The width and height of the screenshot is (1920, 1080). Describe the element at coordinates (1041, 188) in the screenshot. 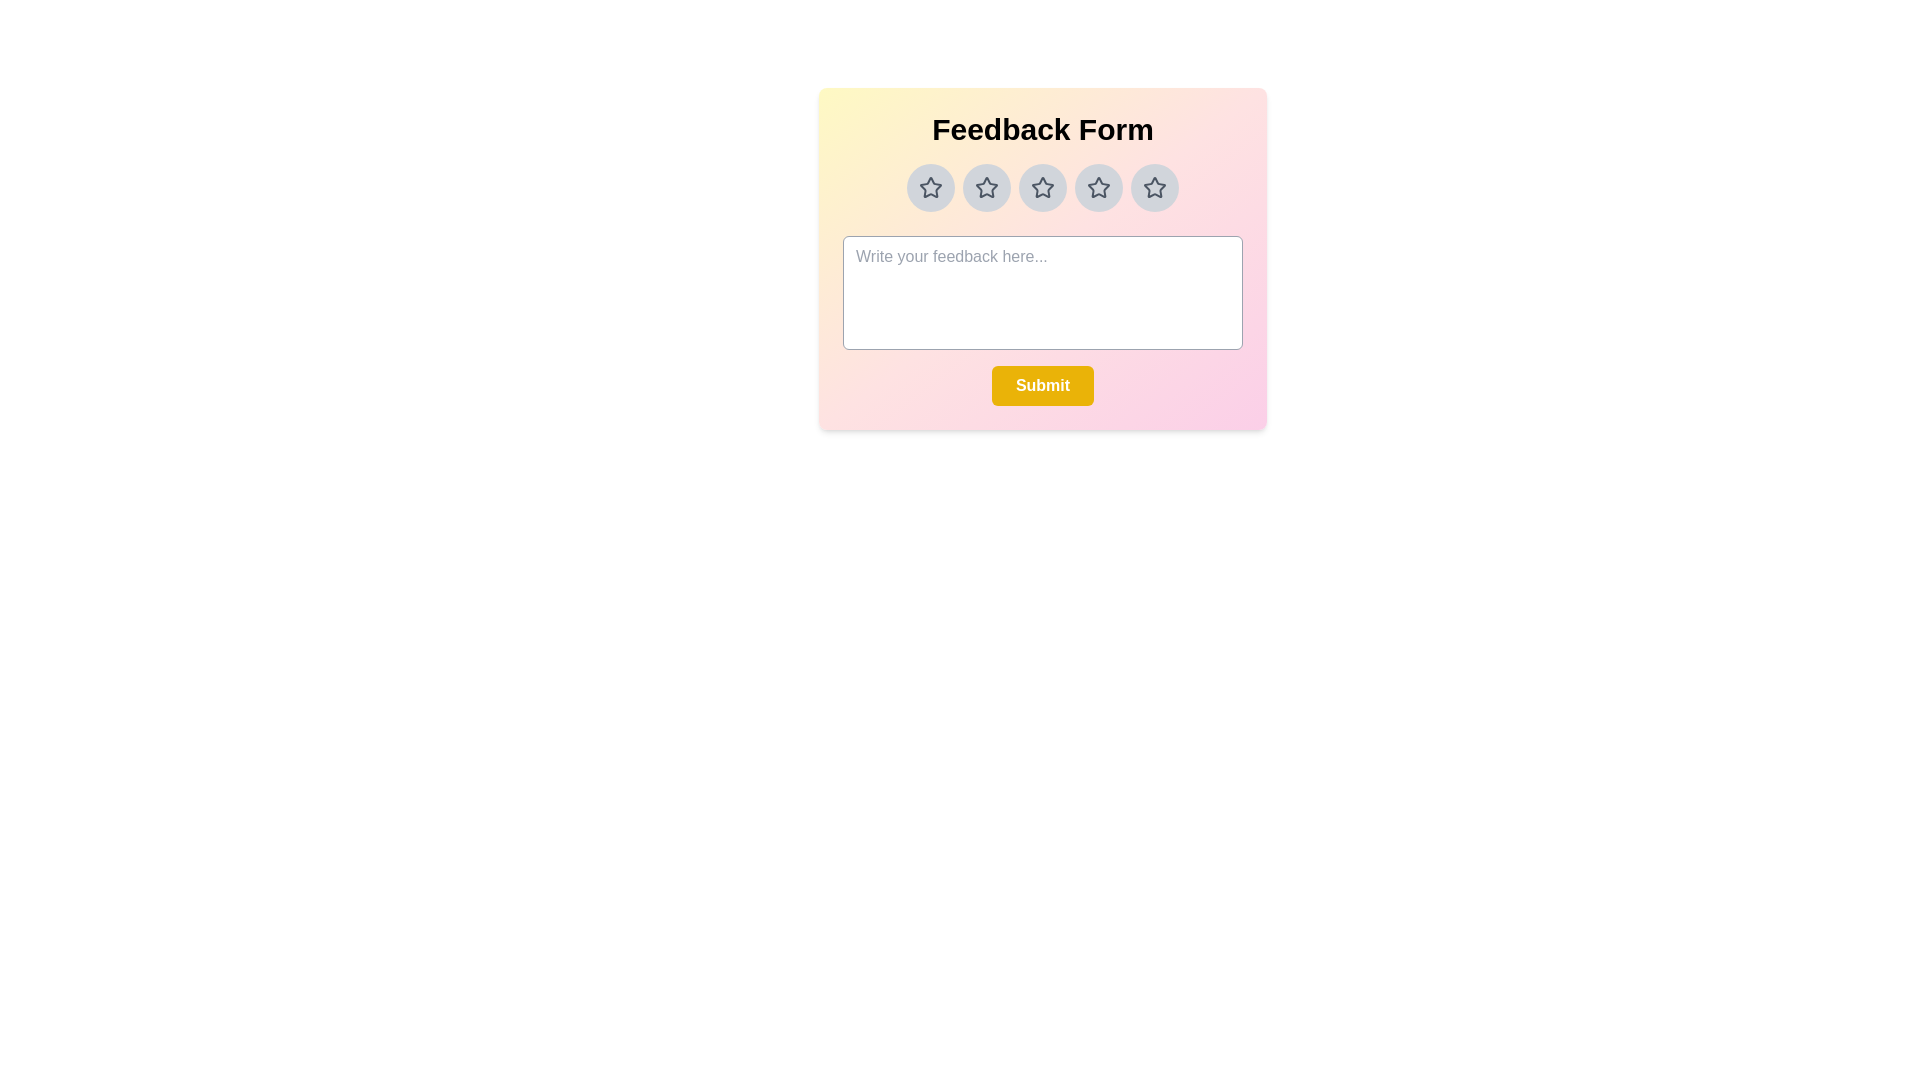

I see `the star rating to 3 by clicking on the corresponding star button` at that location.